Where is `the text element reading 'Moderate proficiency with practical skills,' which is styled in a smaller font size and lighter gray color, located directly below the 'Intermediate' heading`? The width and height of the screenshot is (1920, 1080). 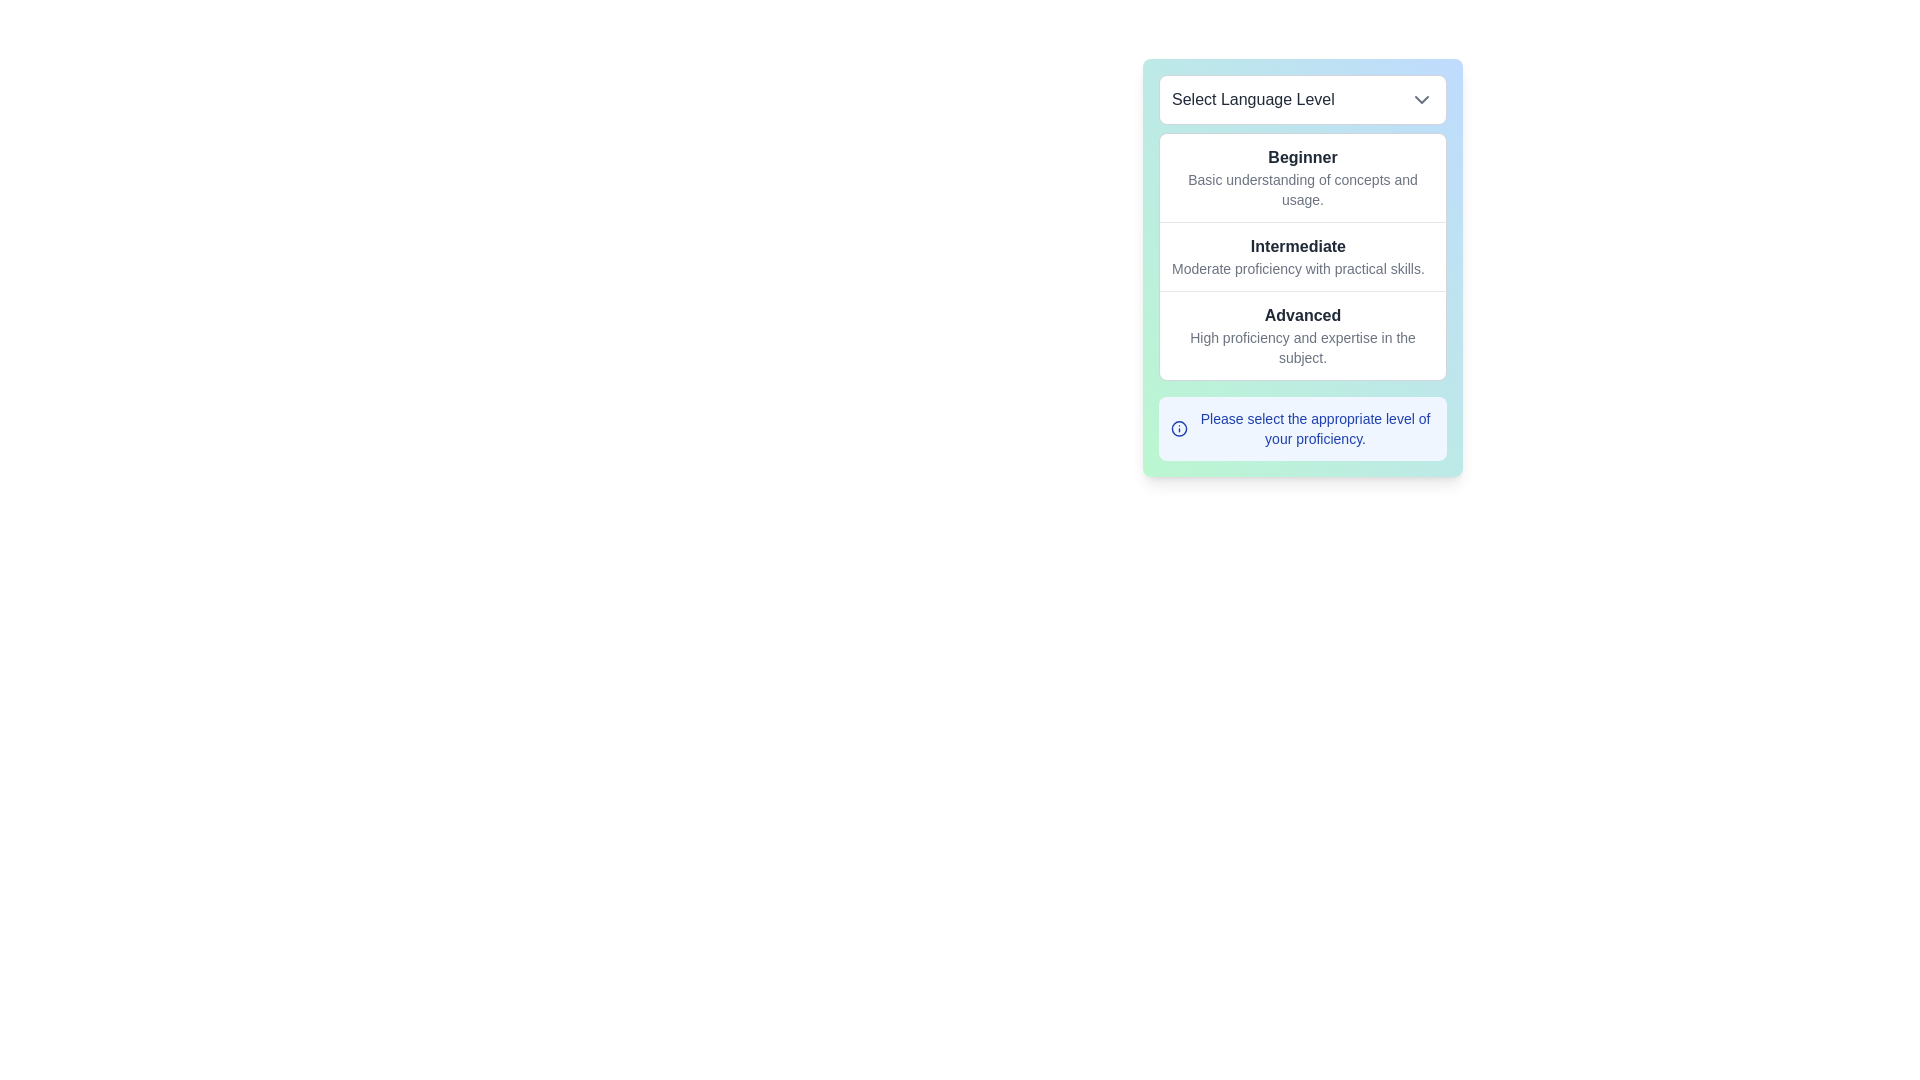 the text element reading 'Moderate proficiency with practical skills,' which is styled in a smaller font size and lighter gray color, located directly below the 'Intermediate' heading is located at coordinates (1298, 268).